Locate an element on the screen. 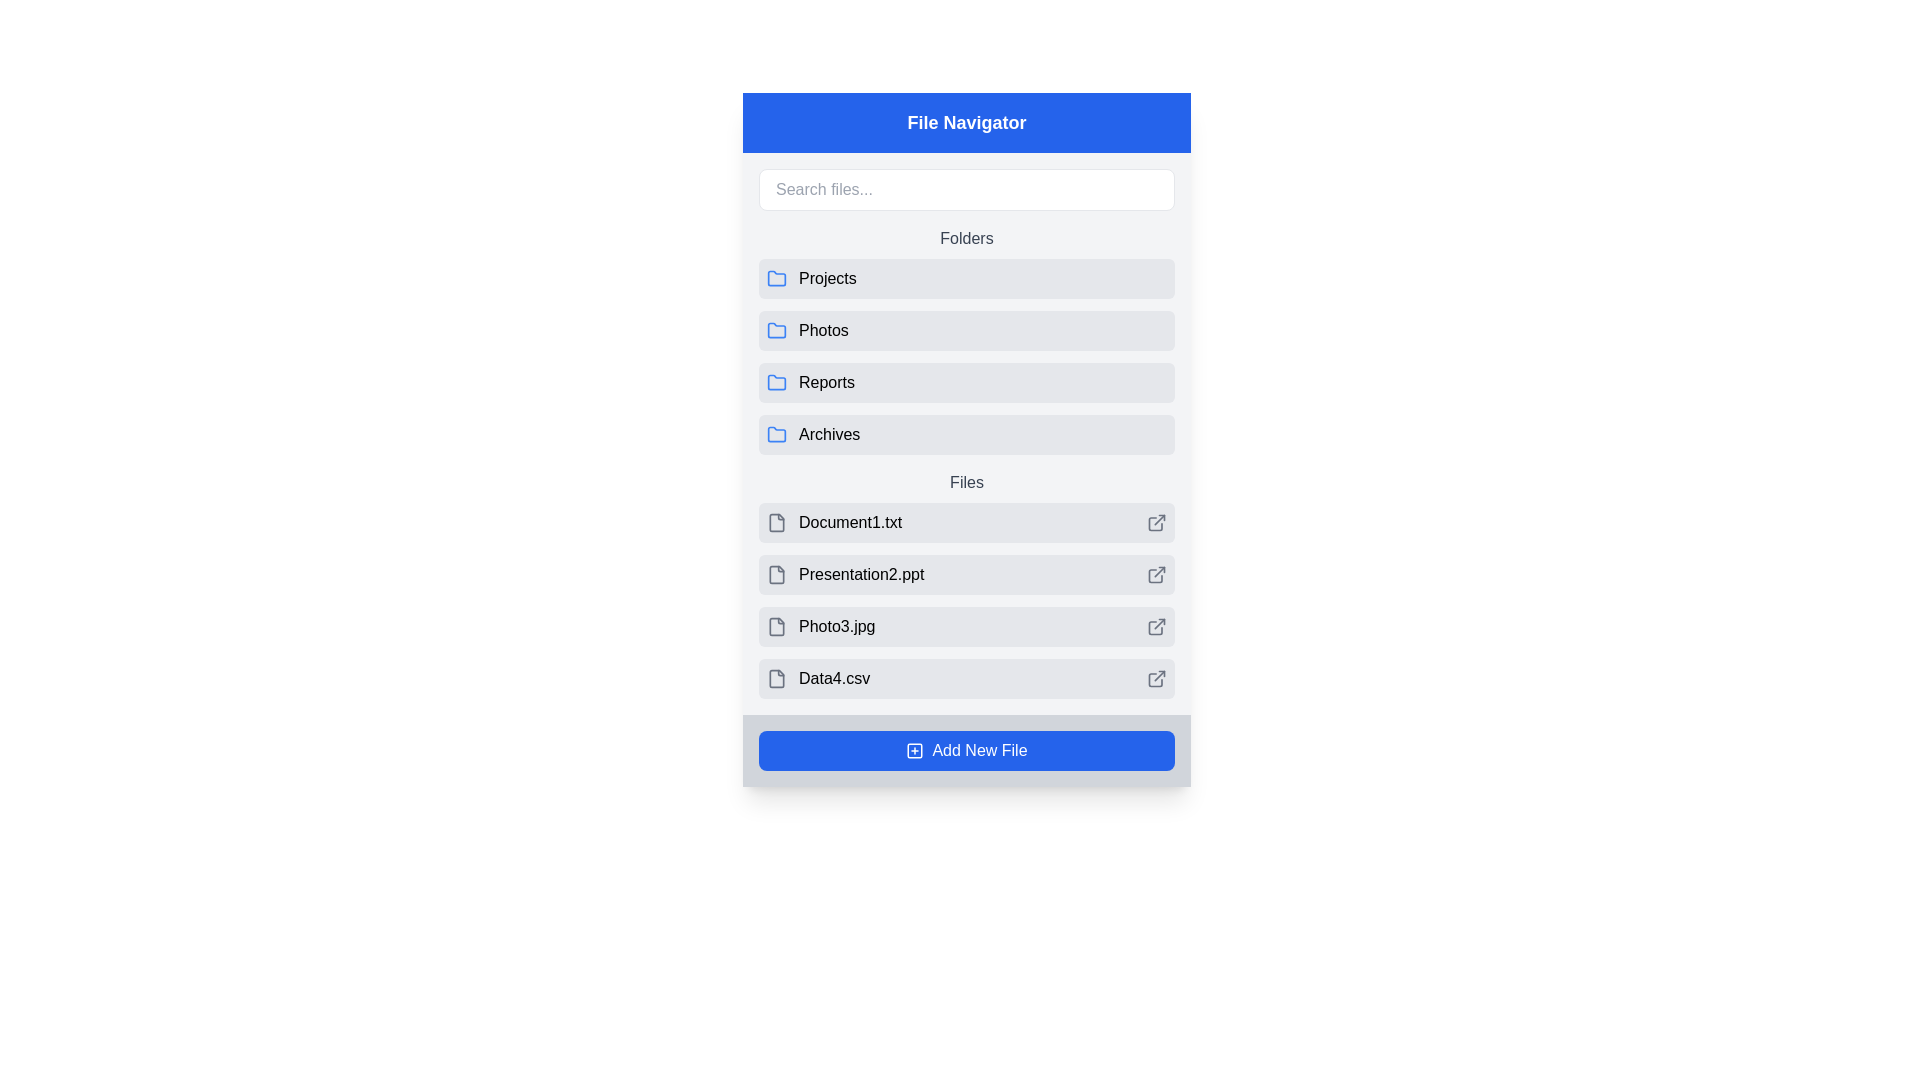 The height and width of the screenshot is (1080, 1920). the icon representing the file 'Photo3.jpg' is located at coordinates (820, 626).